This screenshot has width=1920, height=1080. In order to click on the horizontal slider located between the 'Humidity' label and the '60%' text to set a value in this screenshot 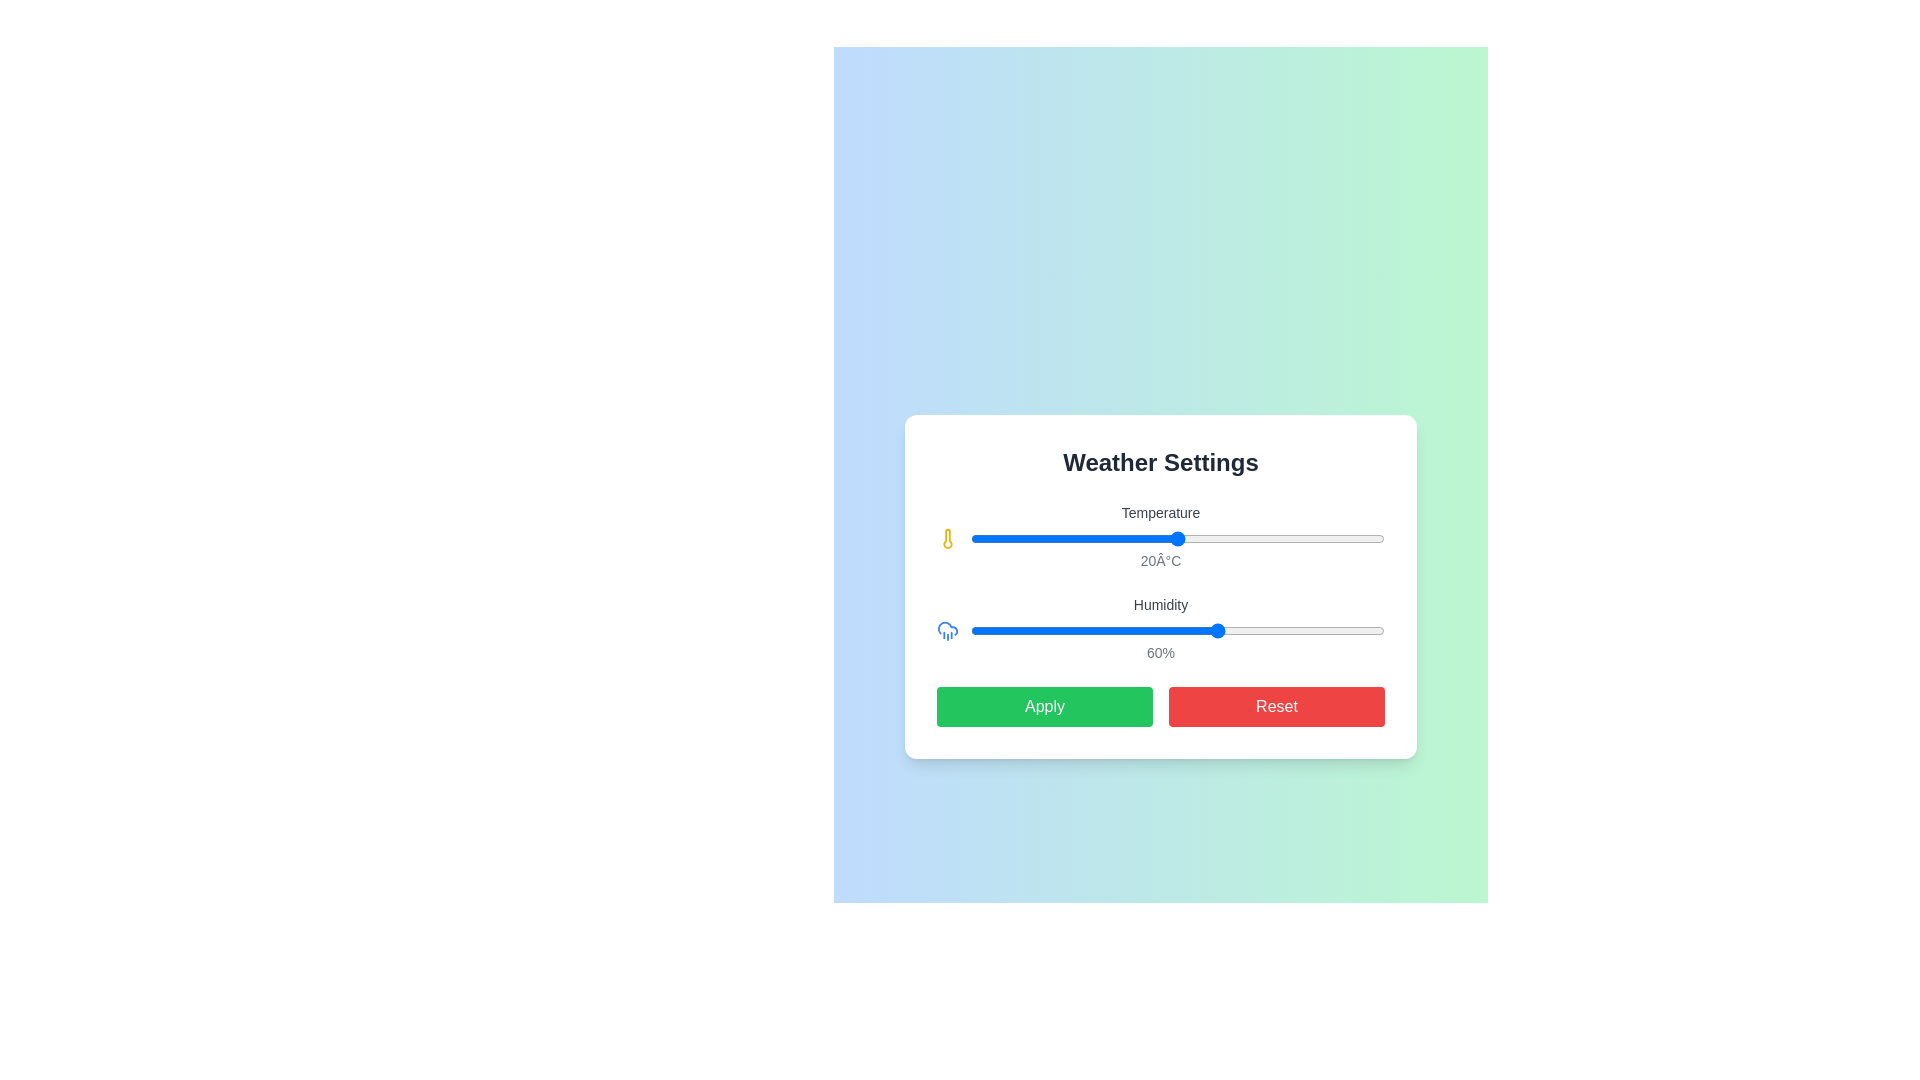, I will do `click(1178, 631)`.